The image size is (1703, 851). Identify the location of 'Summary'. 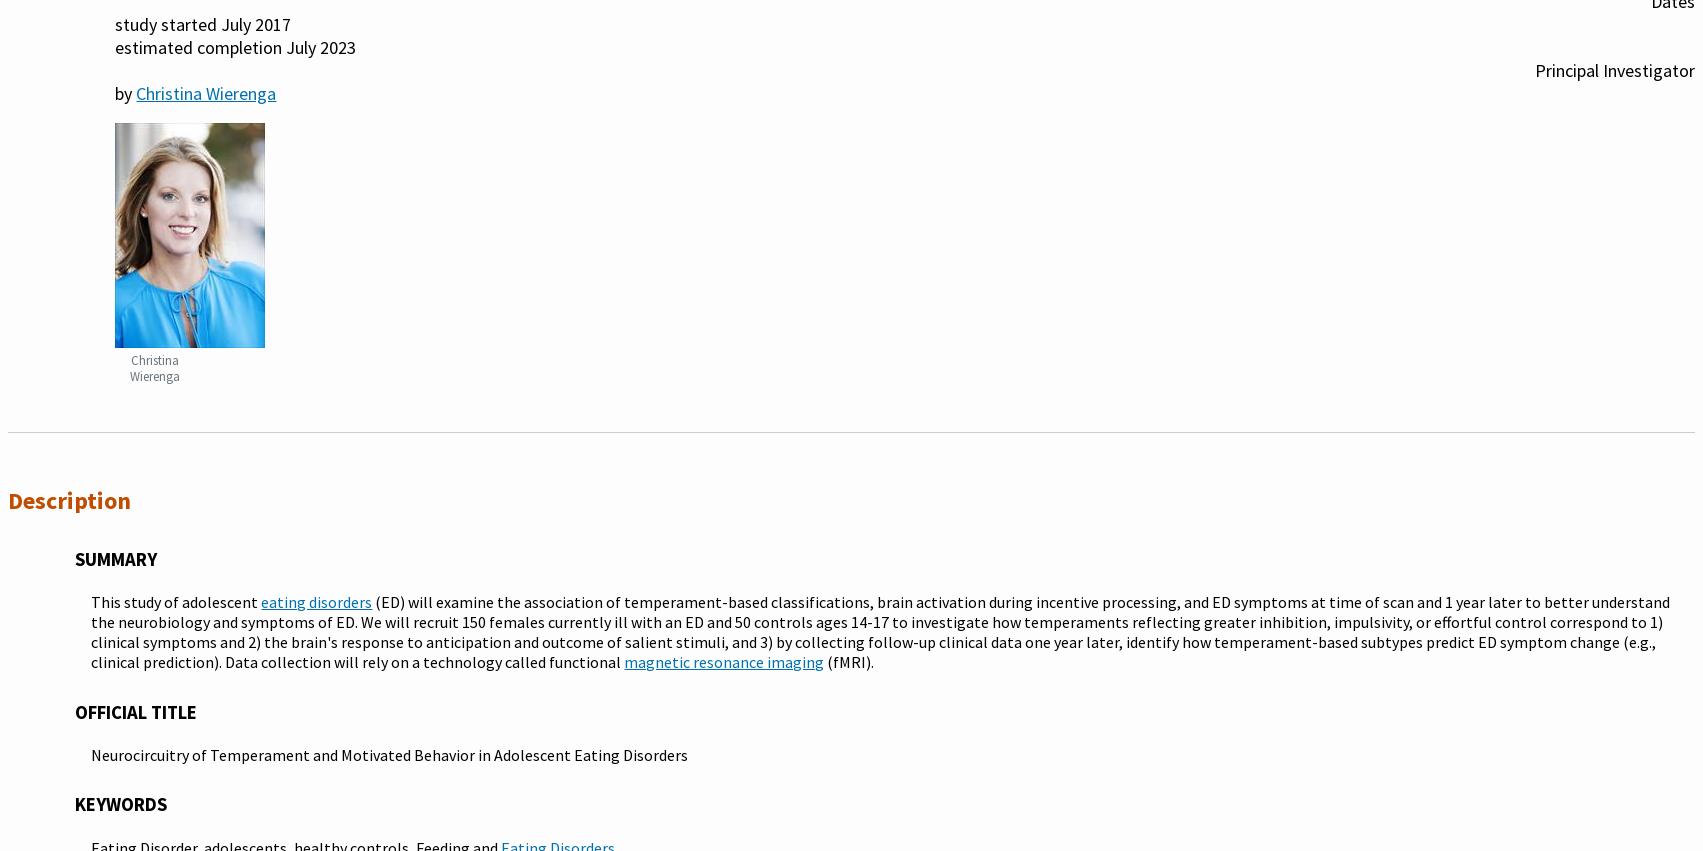
(115, 557).